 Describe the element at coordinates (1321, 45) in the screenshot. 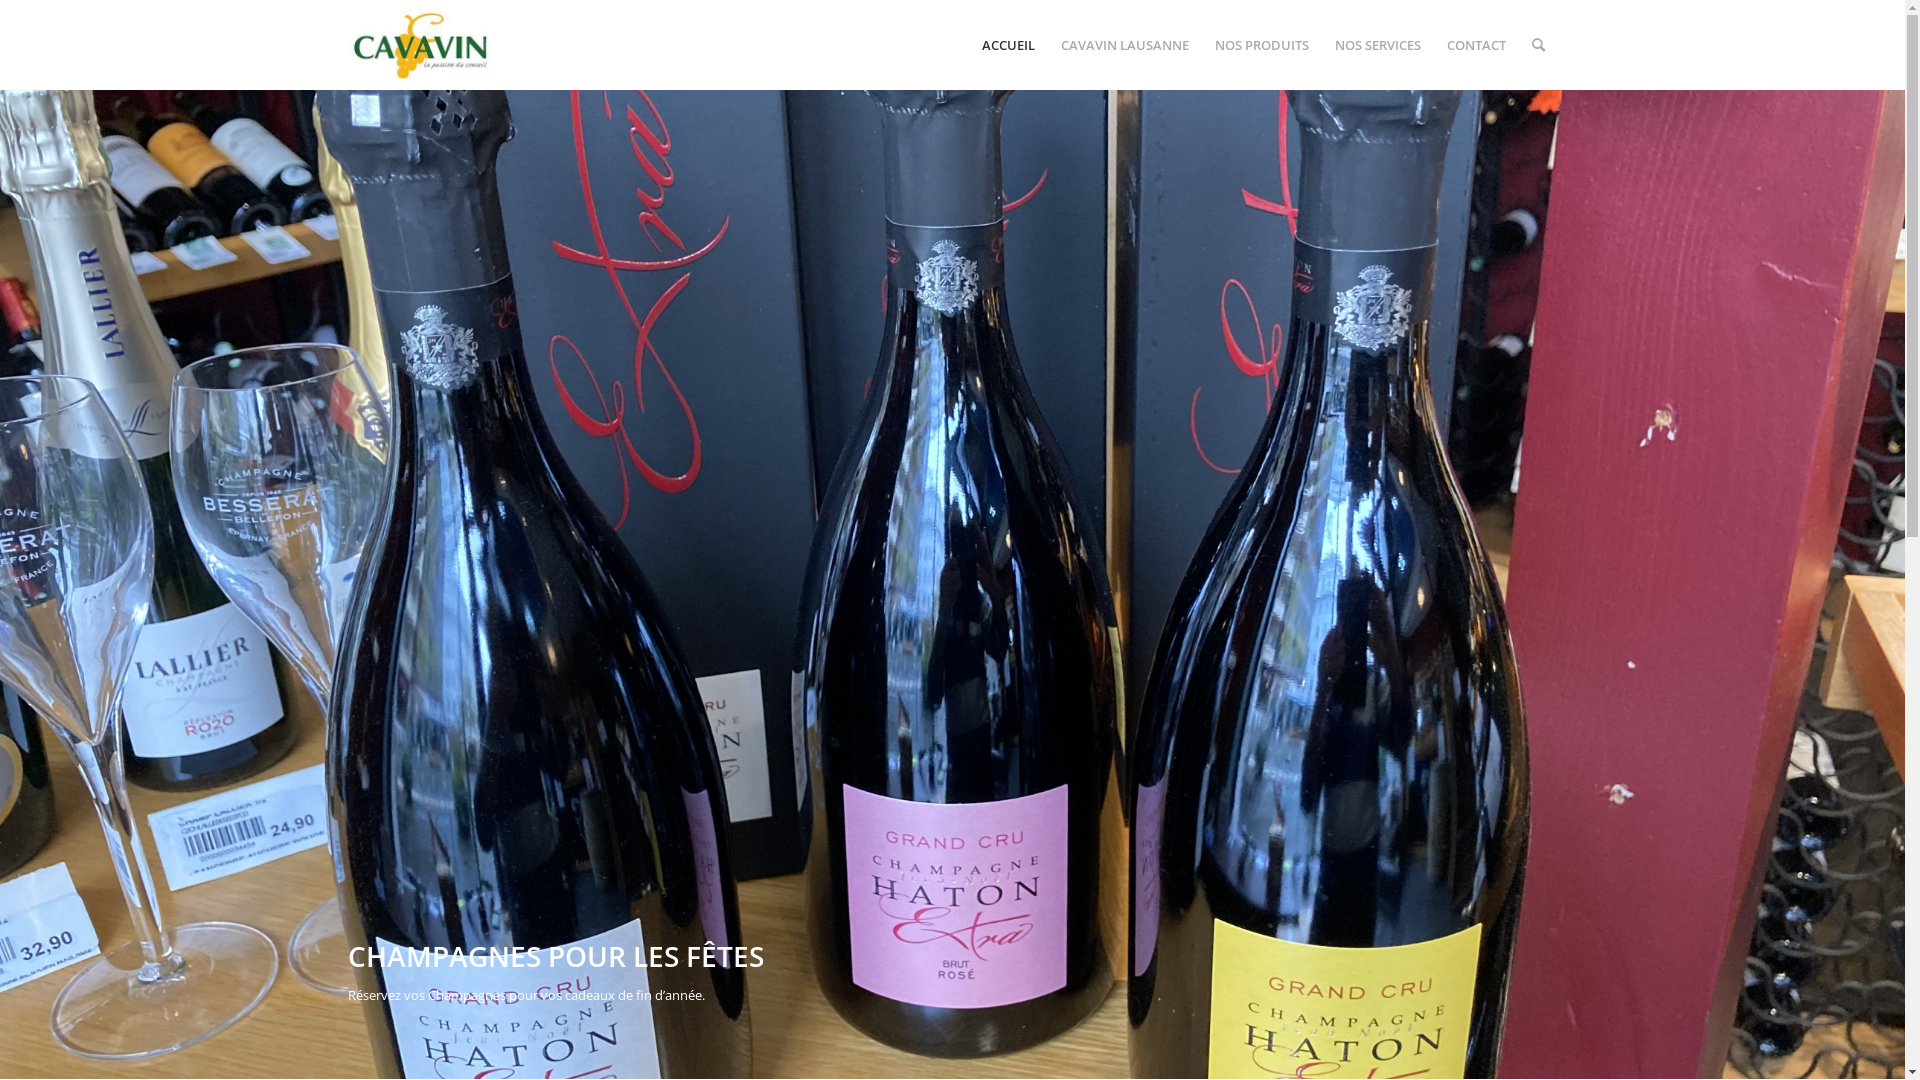

I see `'NOS SERVICES'` at that location.